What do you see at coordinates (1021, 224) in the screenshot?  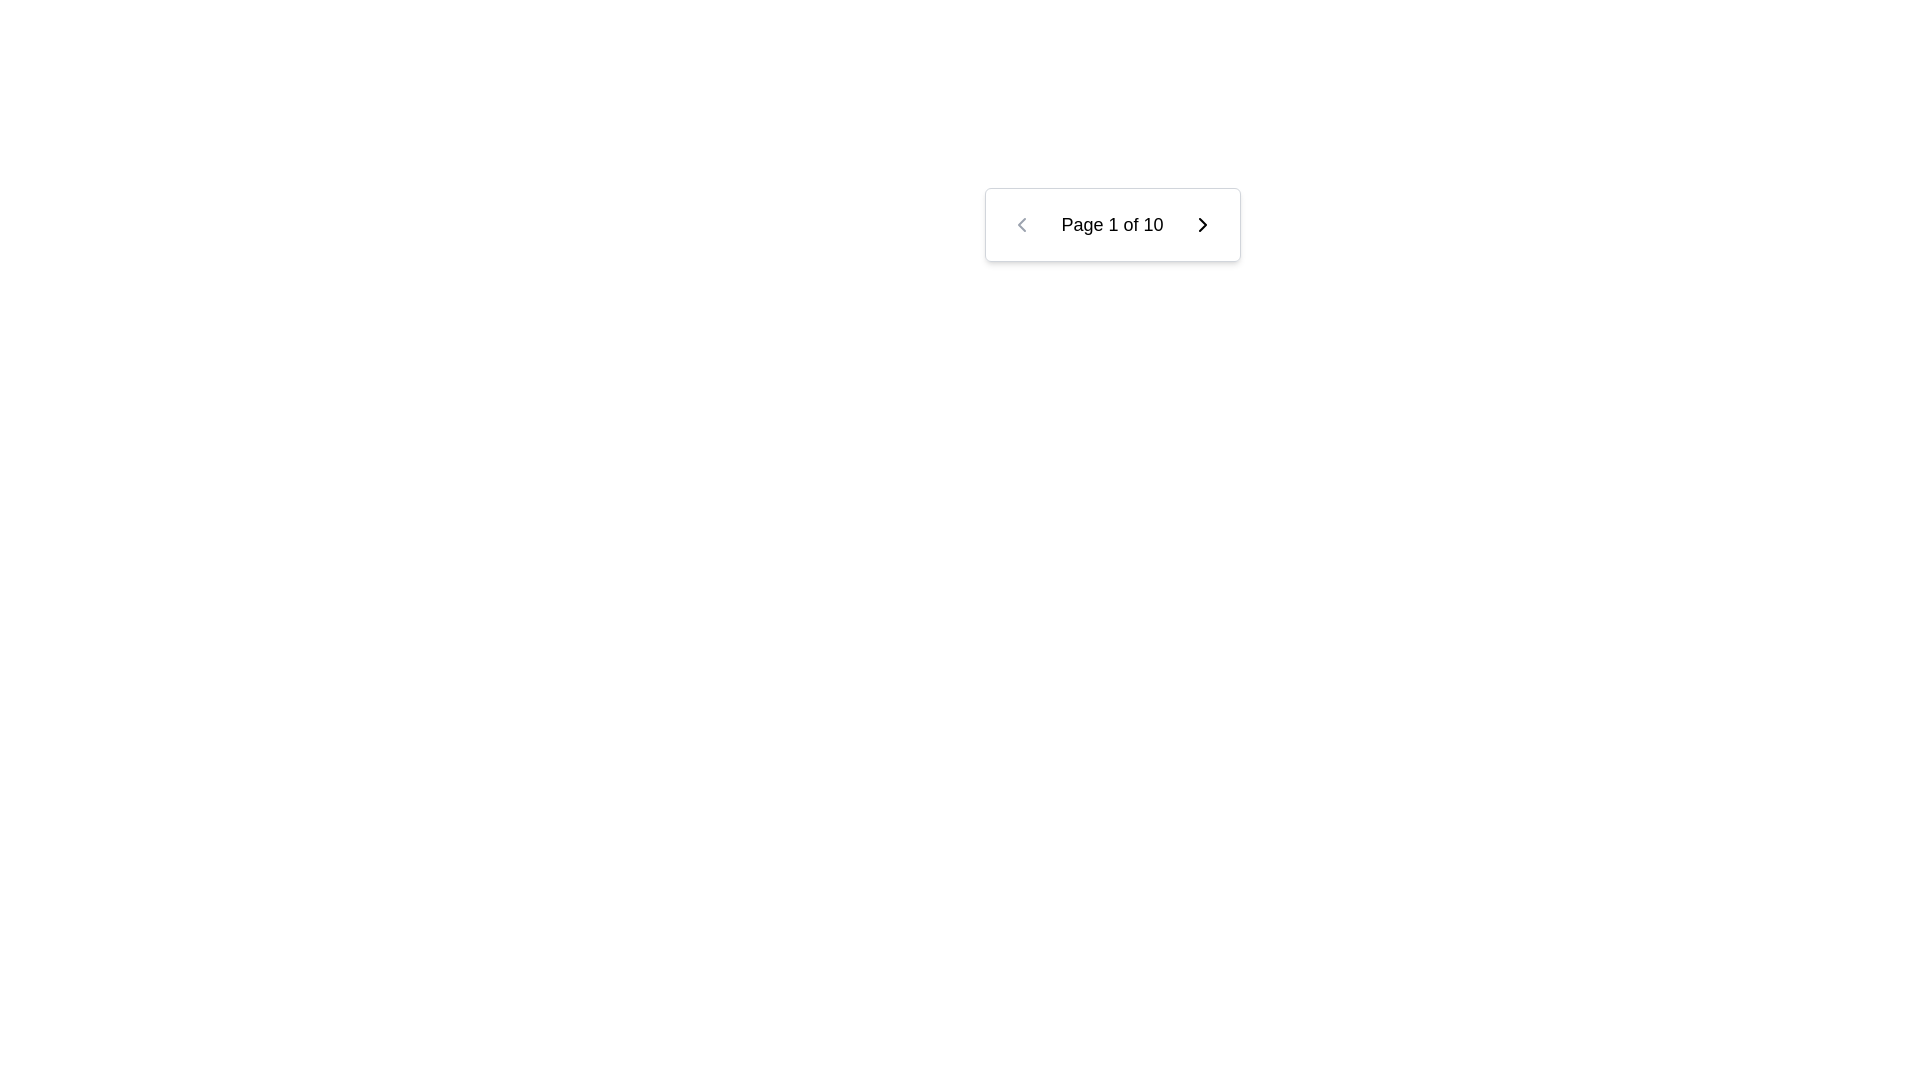 I see `the left-pointing chevron icon within the pagination control button adjacent to 'Page 1 of 10'` at bounding box center [1021, 224].